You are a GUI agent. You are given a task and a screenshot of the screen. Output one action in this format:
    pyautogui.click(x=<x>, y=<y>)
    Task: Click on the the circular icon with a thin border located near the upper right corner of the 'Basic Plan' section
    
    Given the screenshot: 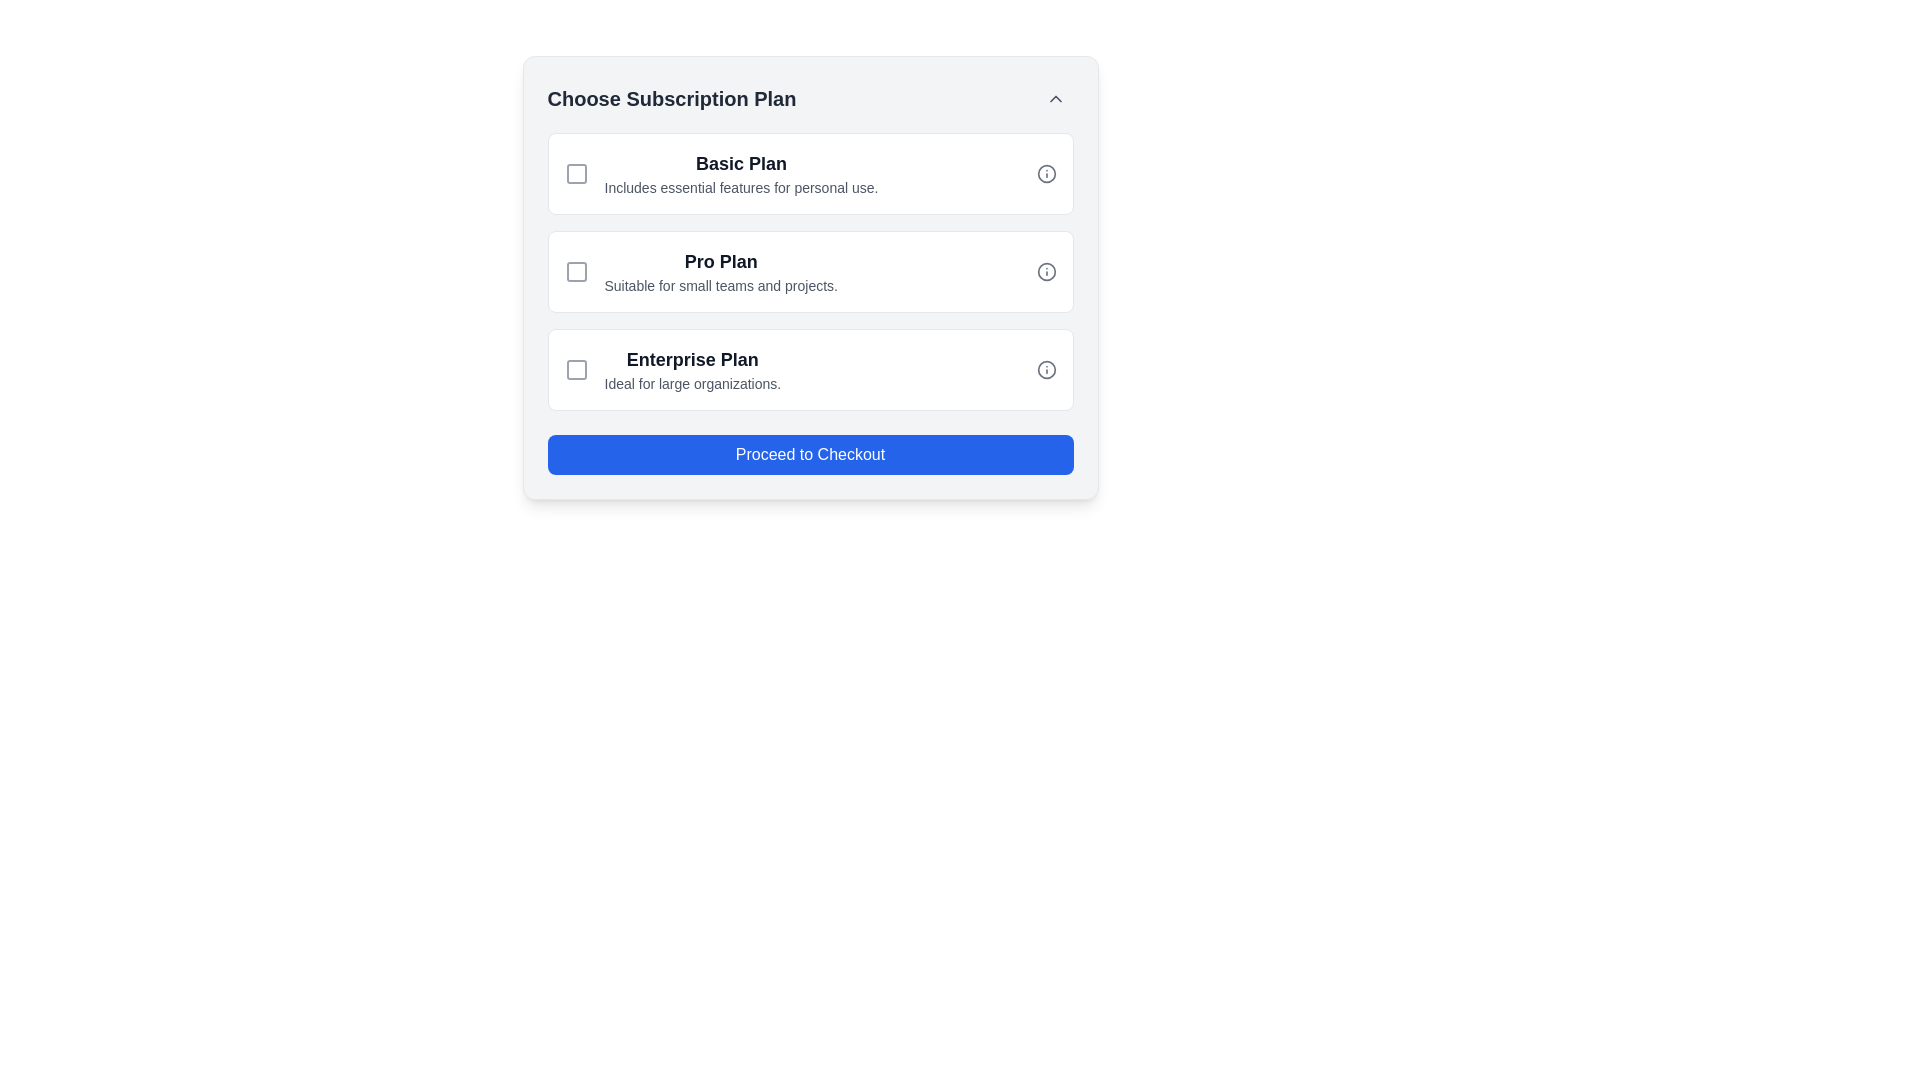 What is the action you would take?
    pyautogui.click(x=1045, y=172)
    